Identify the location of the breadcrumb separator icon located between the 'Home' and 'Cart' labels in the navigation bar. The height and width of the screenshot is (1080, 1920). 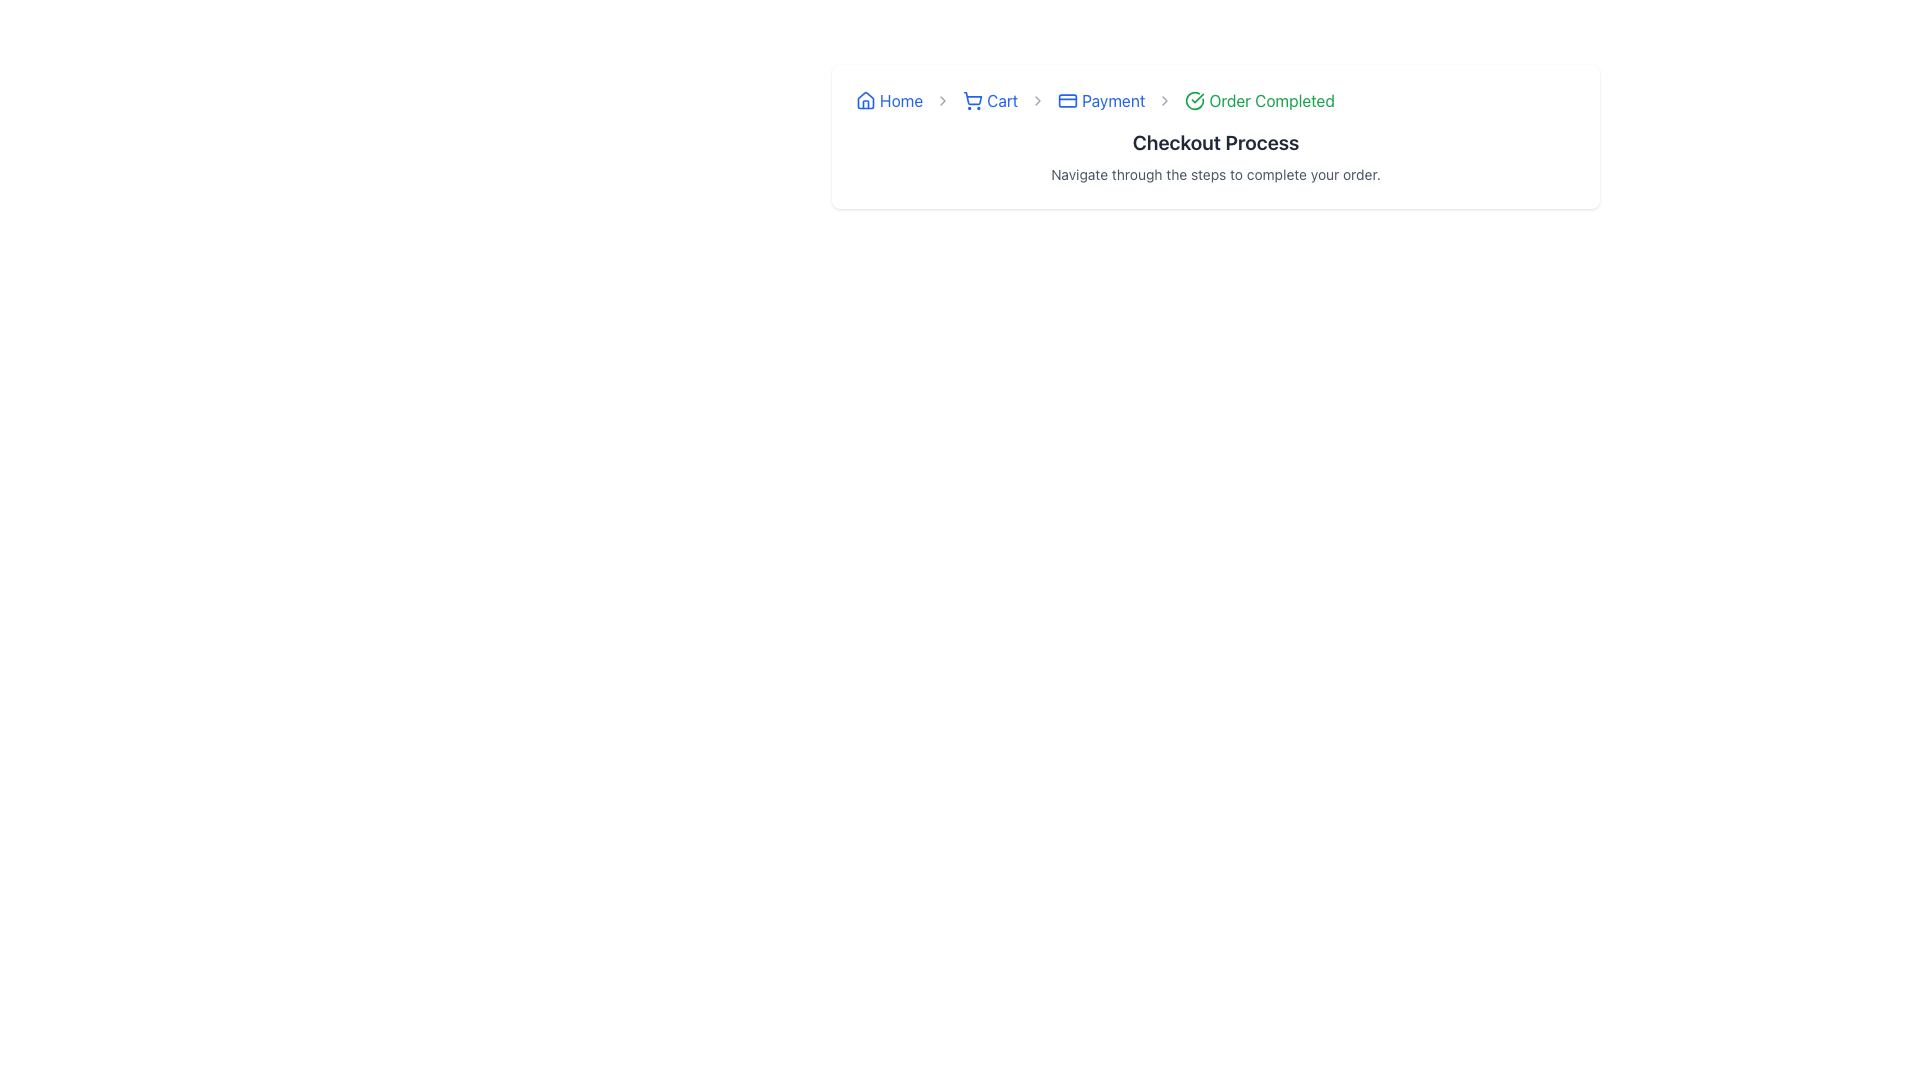
(941, 100).